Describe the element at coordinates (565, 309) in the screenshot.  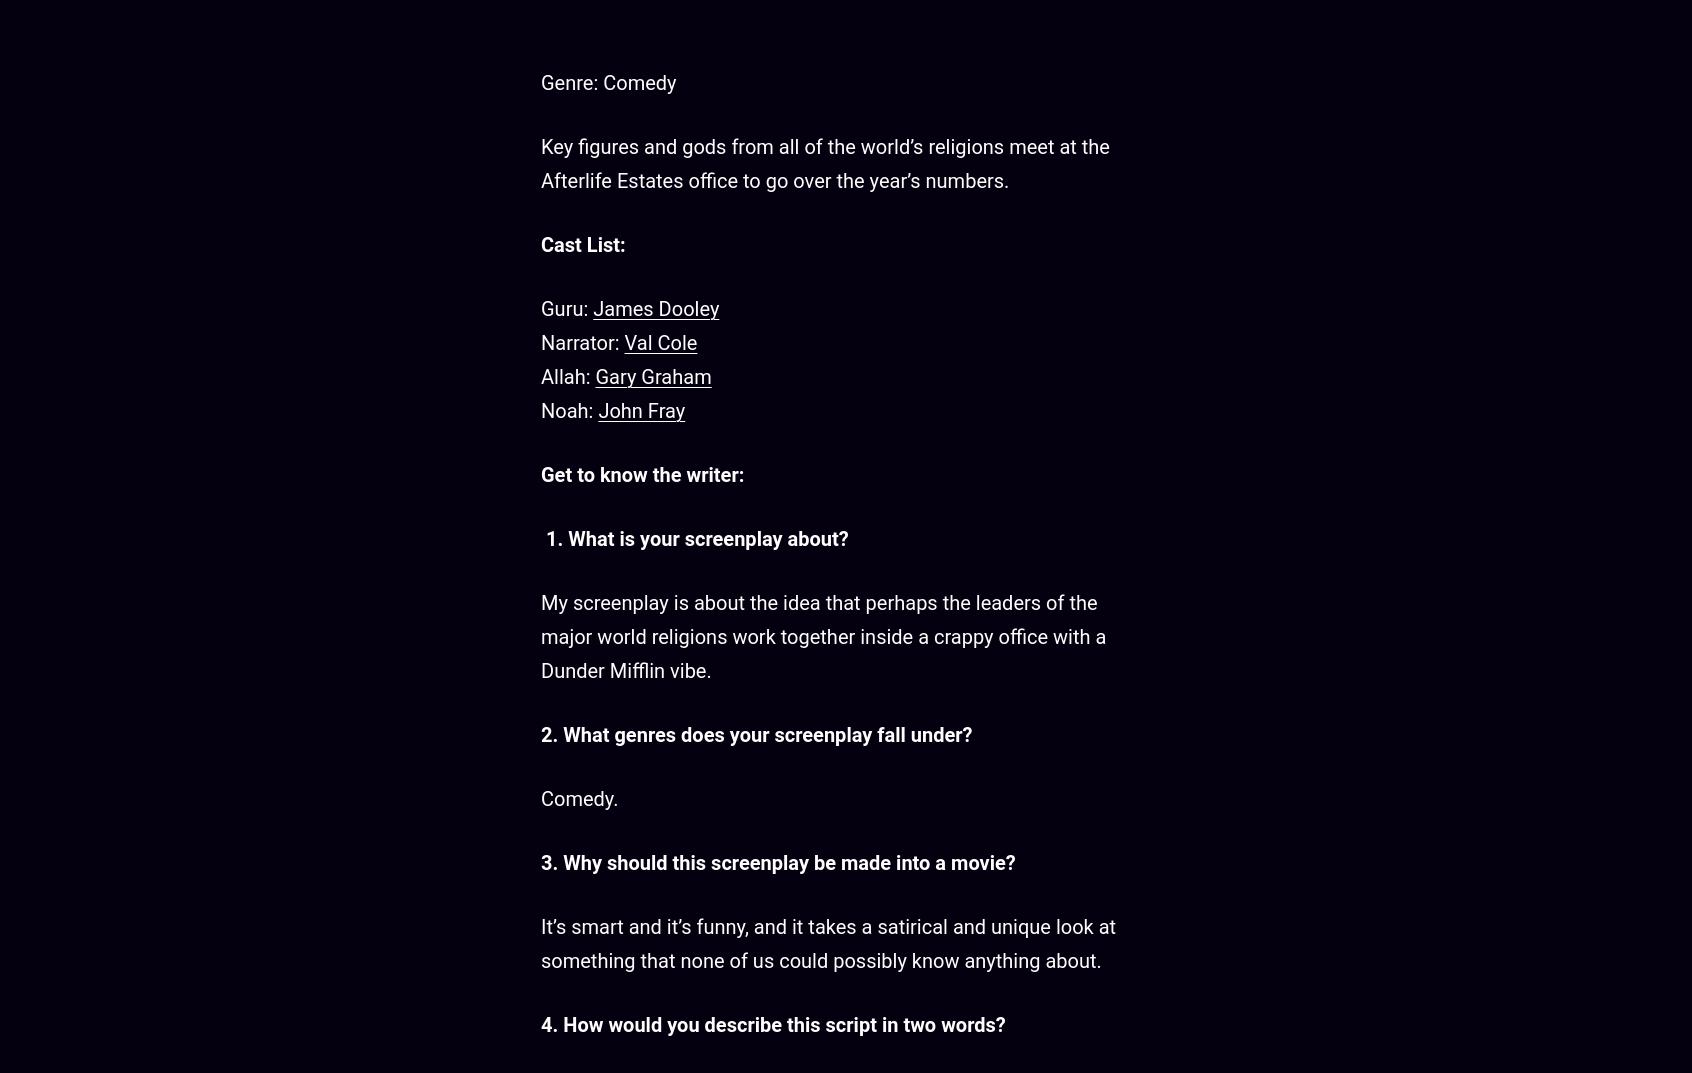
I see `'Guru:'` at that location.